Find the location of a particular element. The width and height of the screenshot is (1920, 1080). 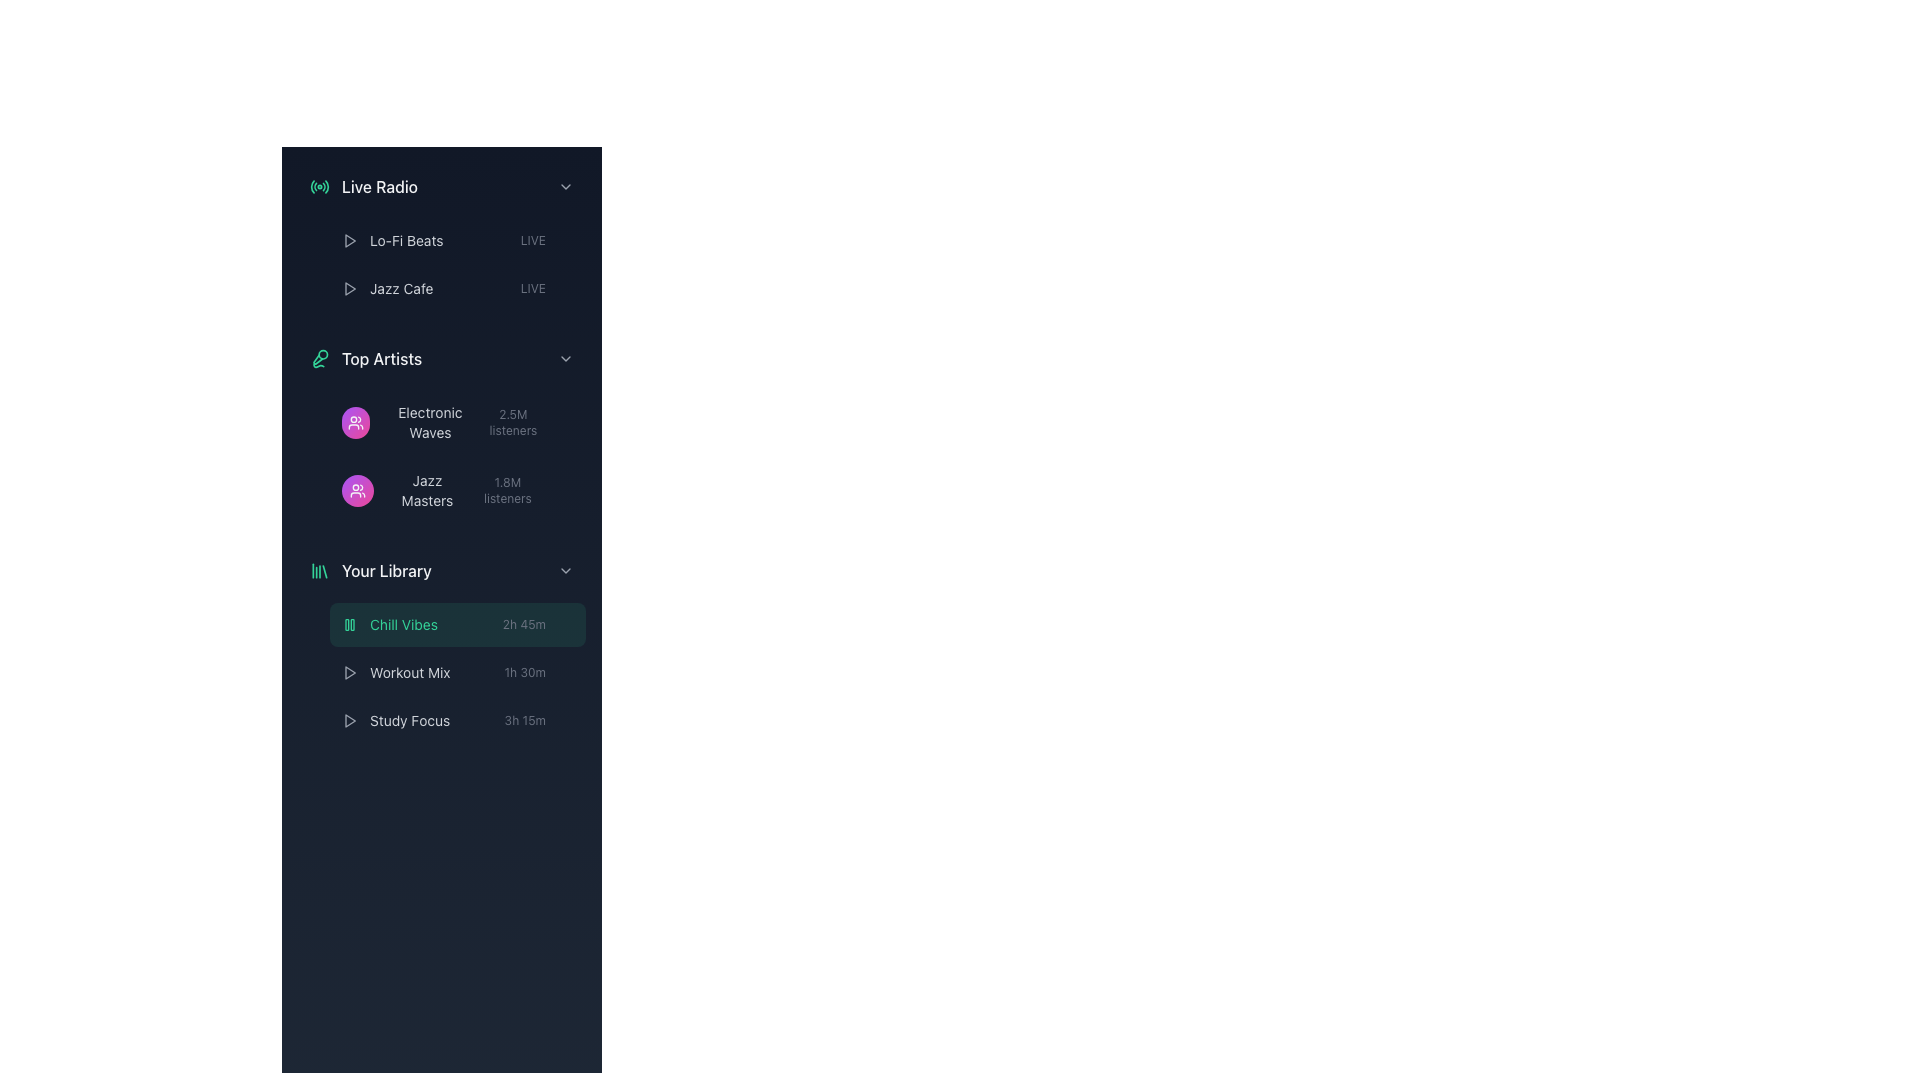

the first list item in the 'Top Artists' section to provide visual feedback before selecting it is located at coordinates (456, 422).